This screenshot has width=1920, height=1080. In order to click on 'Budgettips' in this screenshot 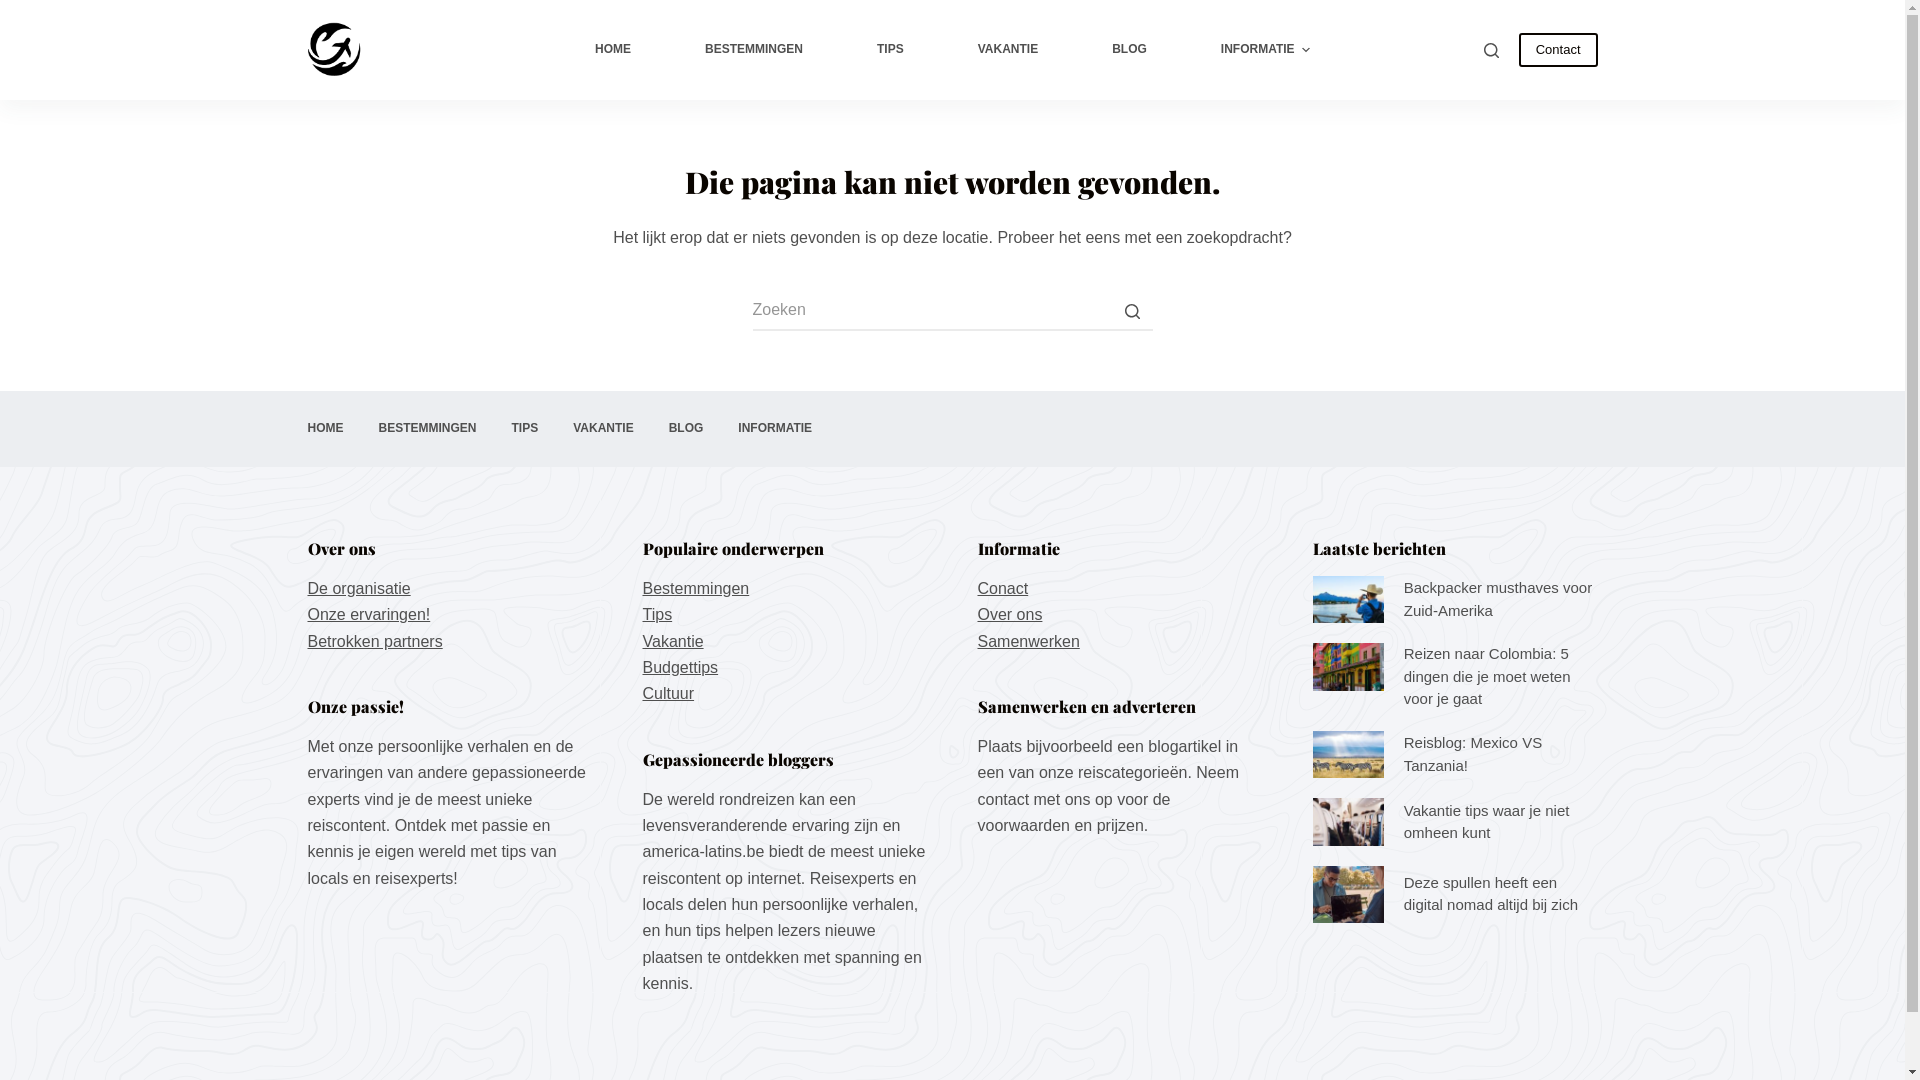, I will do `click(680, 667)`.